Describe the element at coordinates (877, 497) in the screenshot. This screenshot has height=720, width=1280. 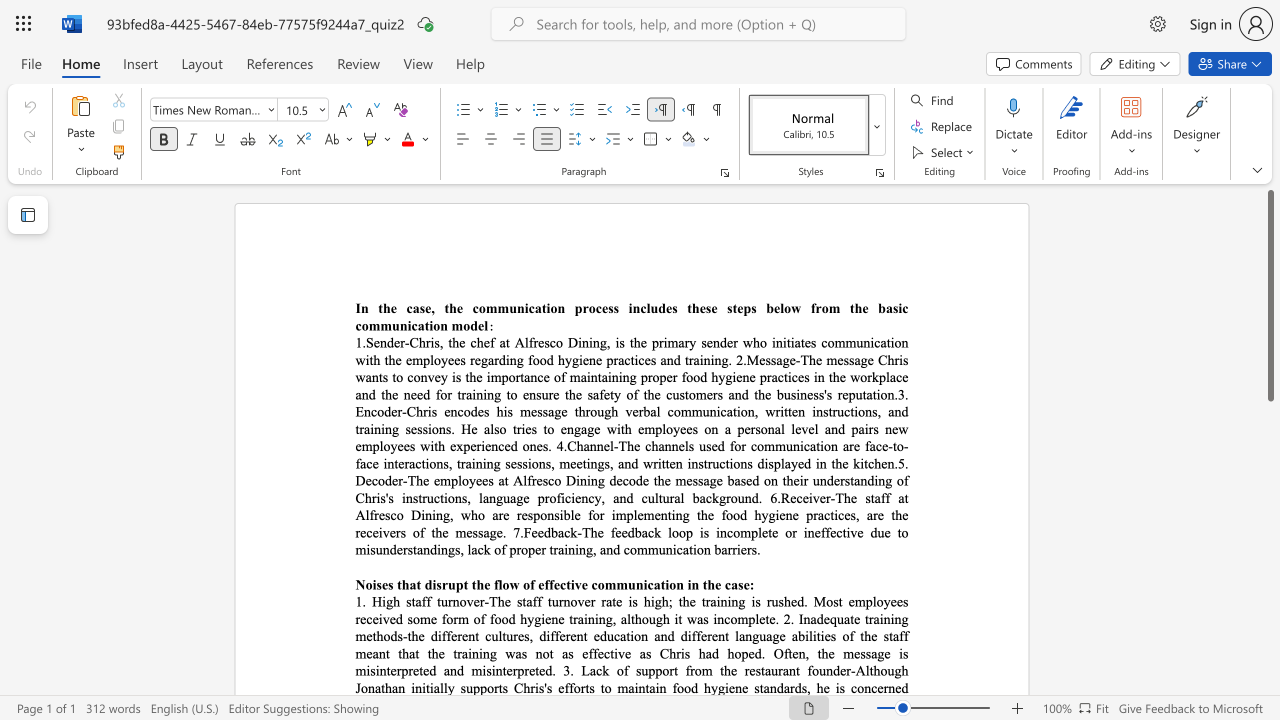
I see `the 4th character "a" in the text` at that location.